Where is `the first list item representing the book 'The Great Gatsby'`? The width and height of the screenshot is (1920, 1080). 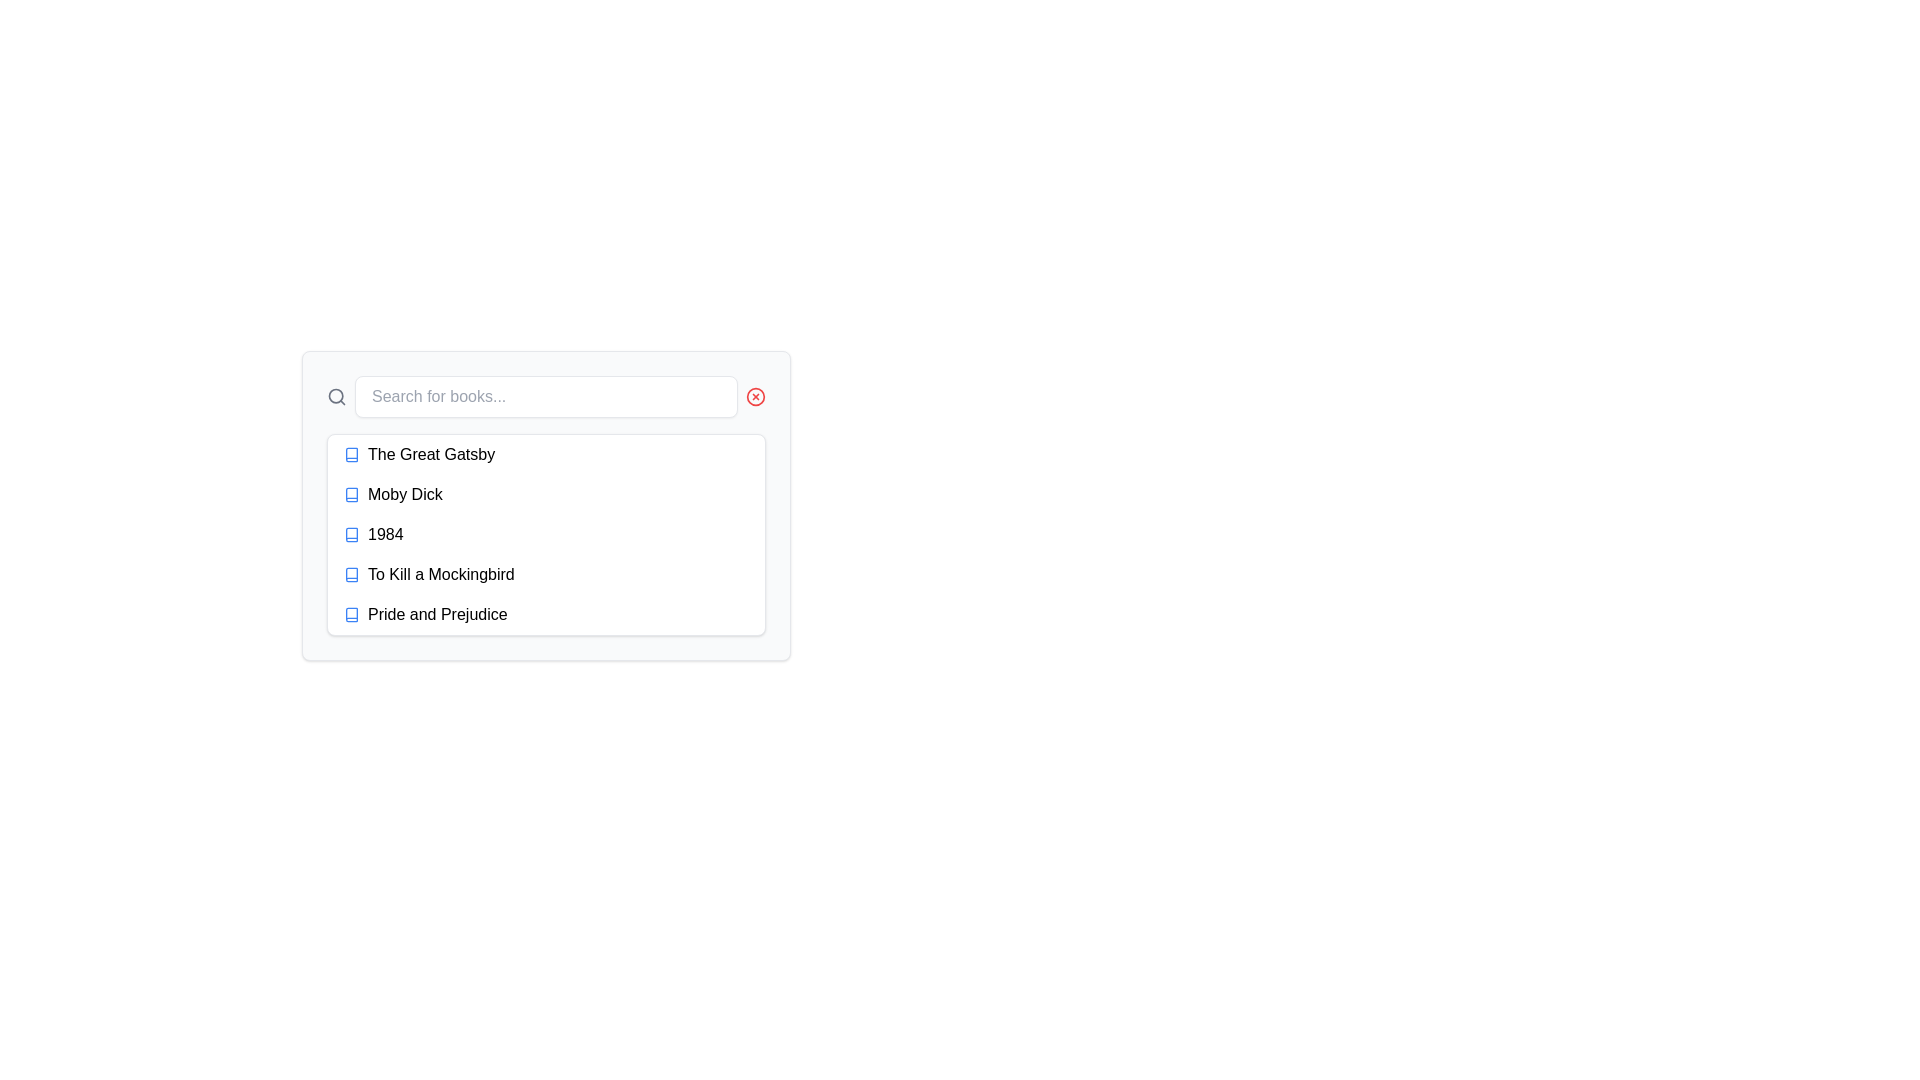
the first list item representing the book 'The Great Gatsby' is located at coordinates (546, 455).